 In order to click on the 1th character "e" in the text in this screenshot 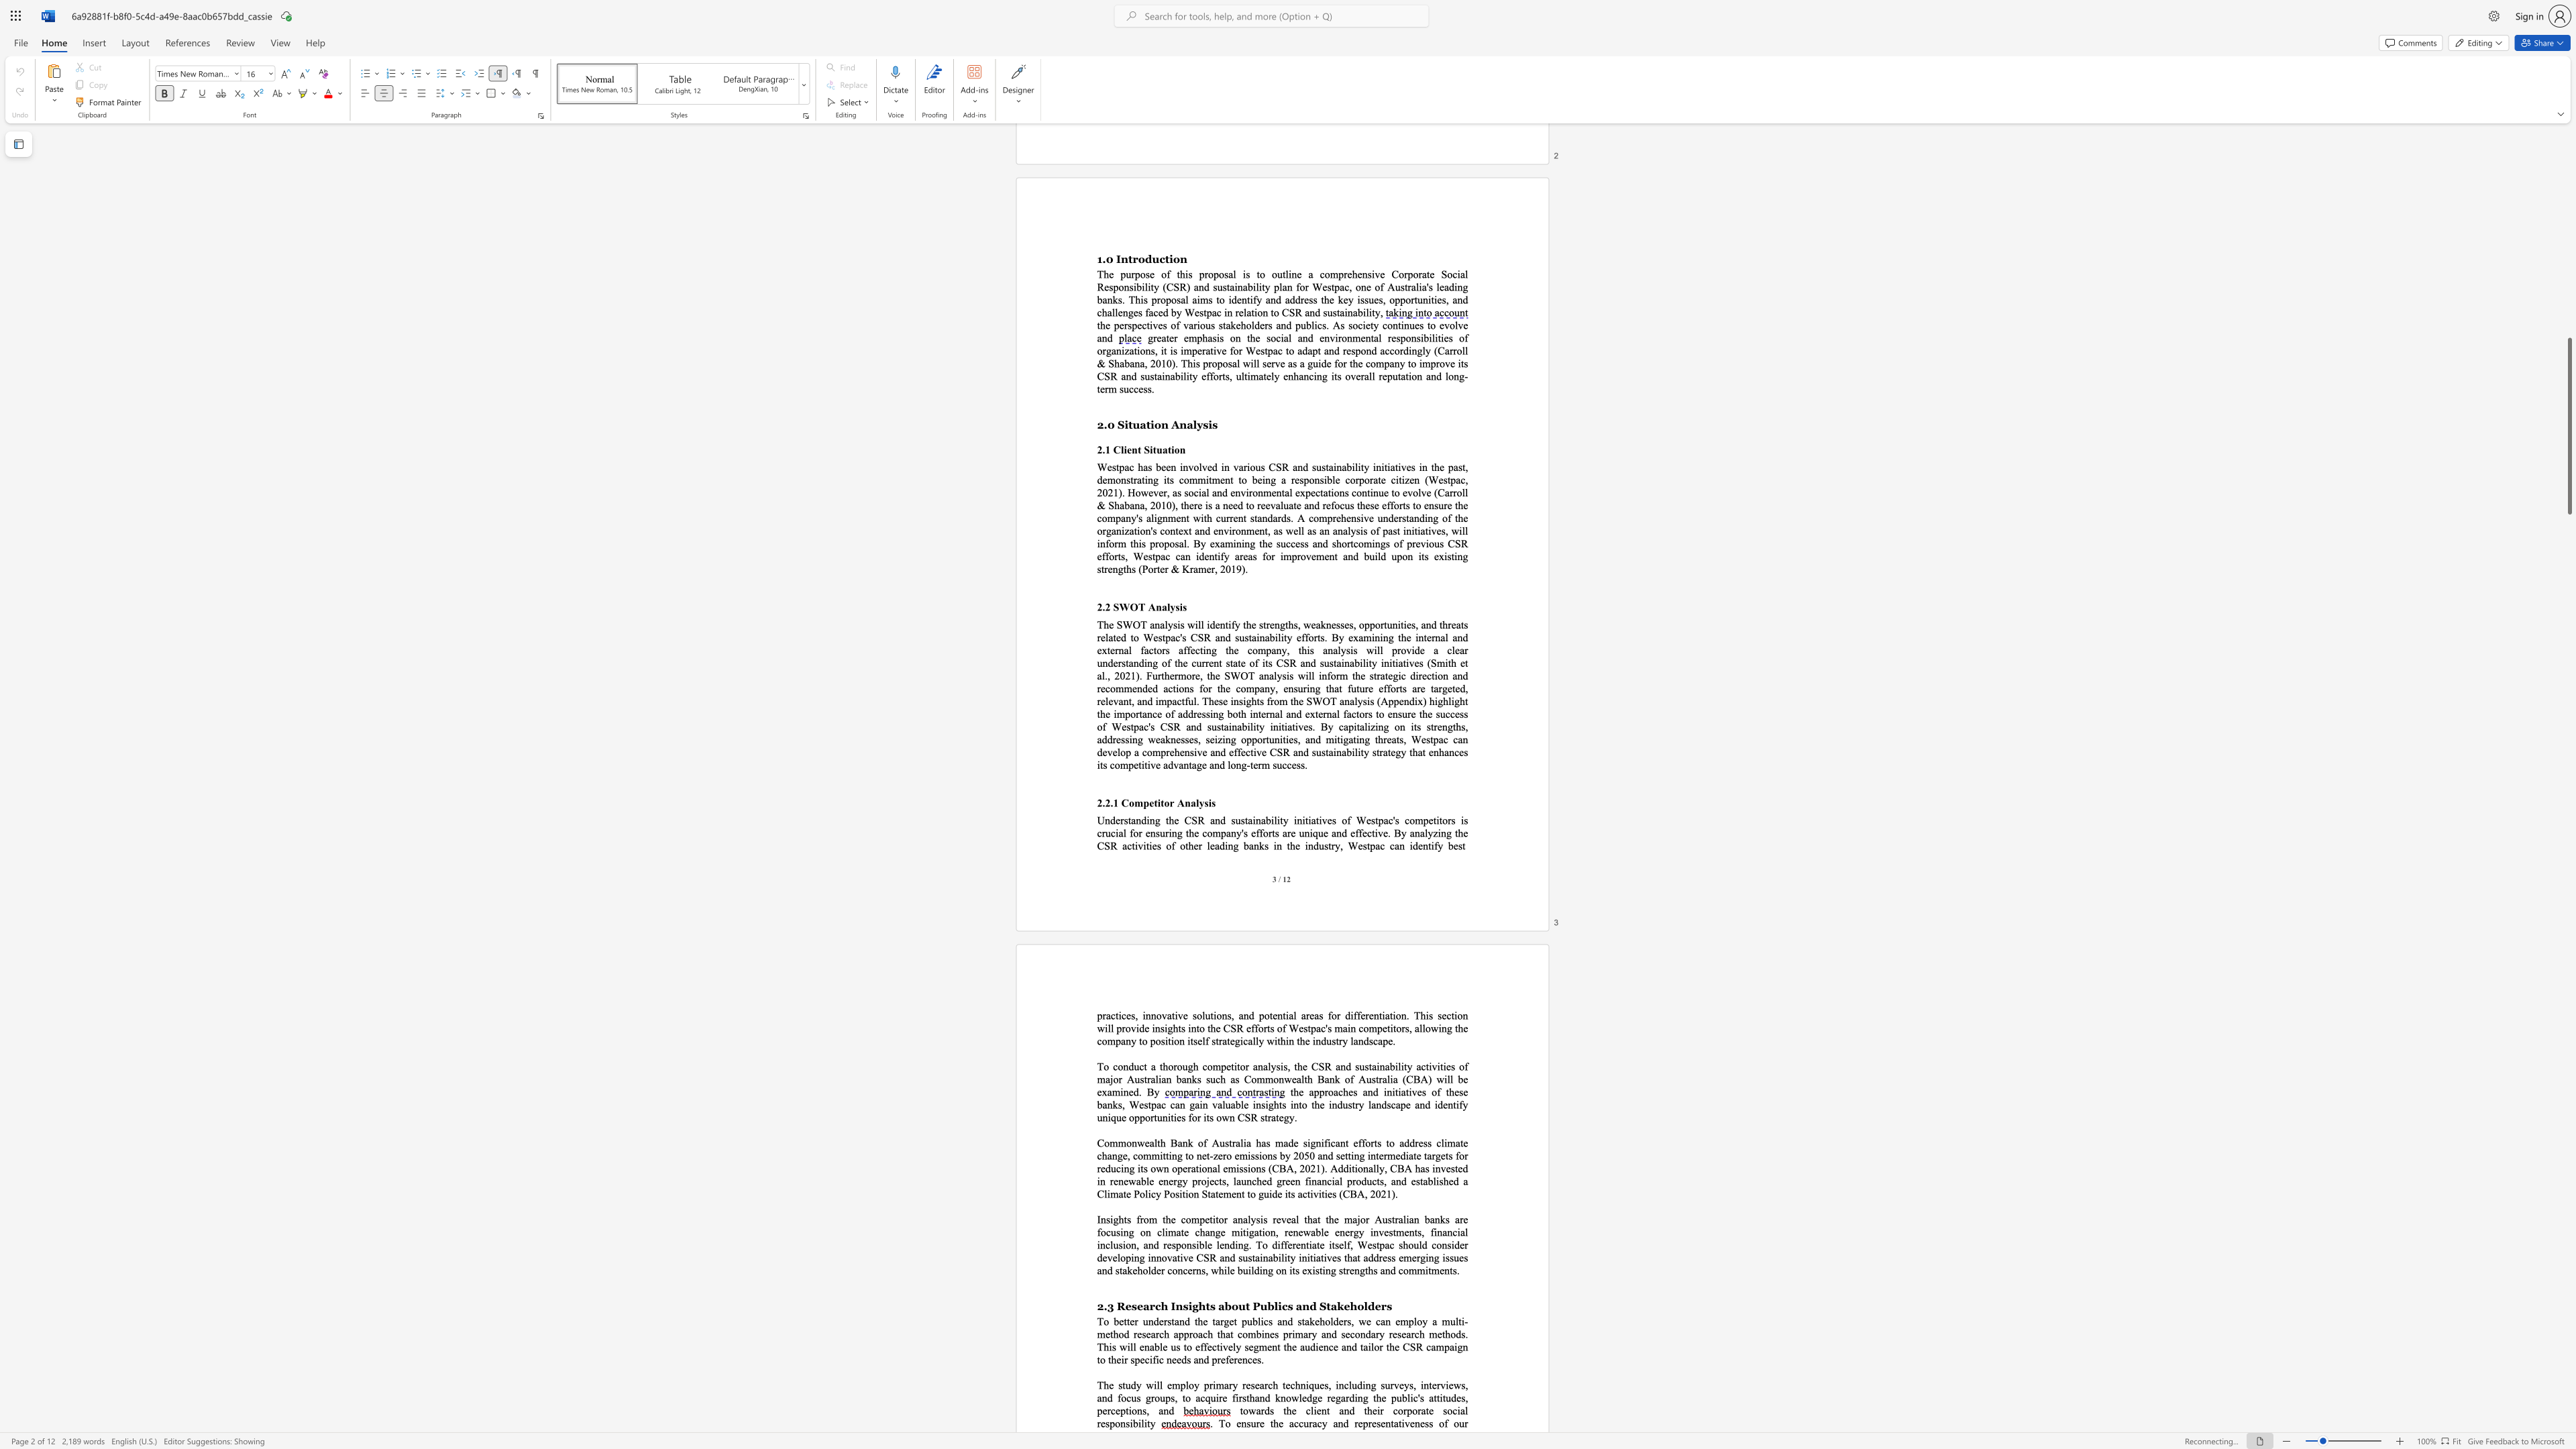, I will do `click(1304, 1397)`.